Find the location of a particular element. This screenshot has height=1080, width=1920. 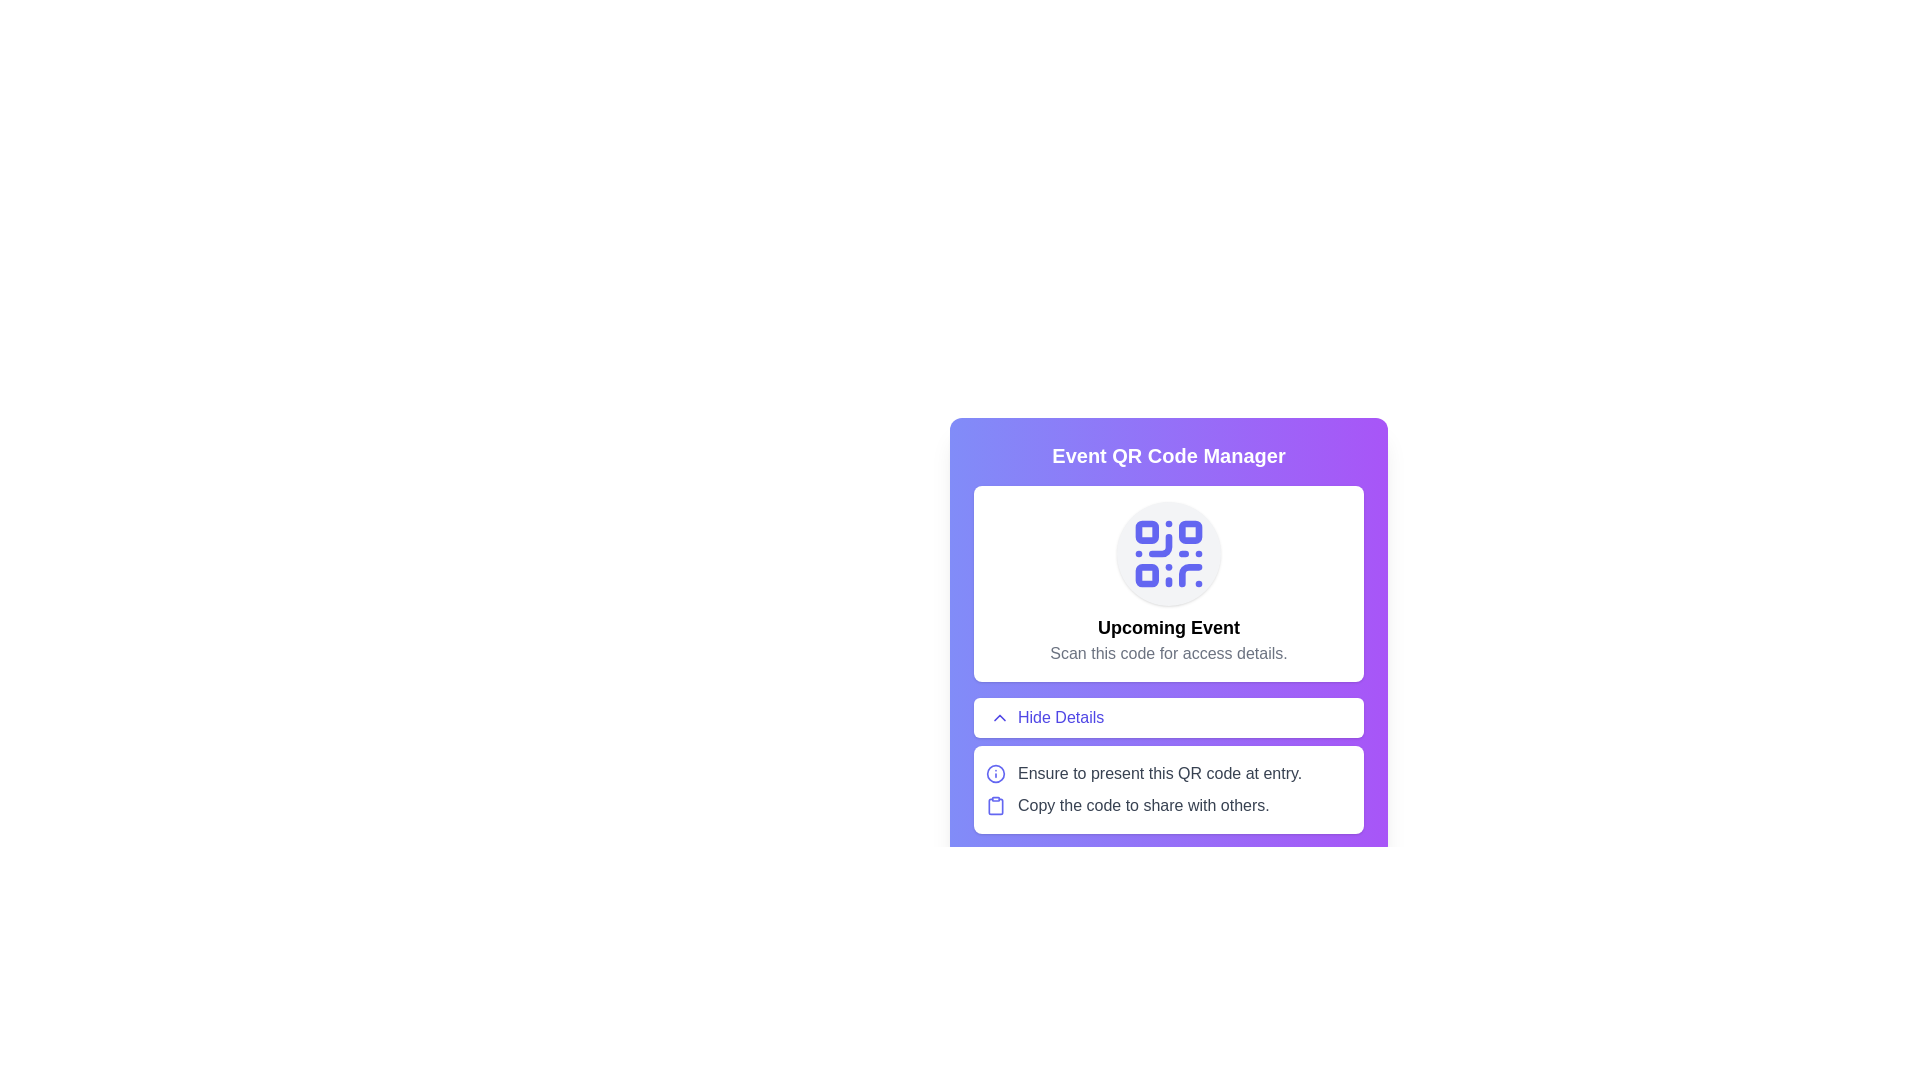

the static text element that says 'Scan this code for access details.' positioned beneath the 'Upcoming Event' title is located at coordinates (1169, 654).